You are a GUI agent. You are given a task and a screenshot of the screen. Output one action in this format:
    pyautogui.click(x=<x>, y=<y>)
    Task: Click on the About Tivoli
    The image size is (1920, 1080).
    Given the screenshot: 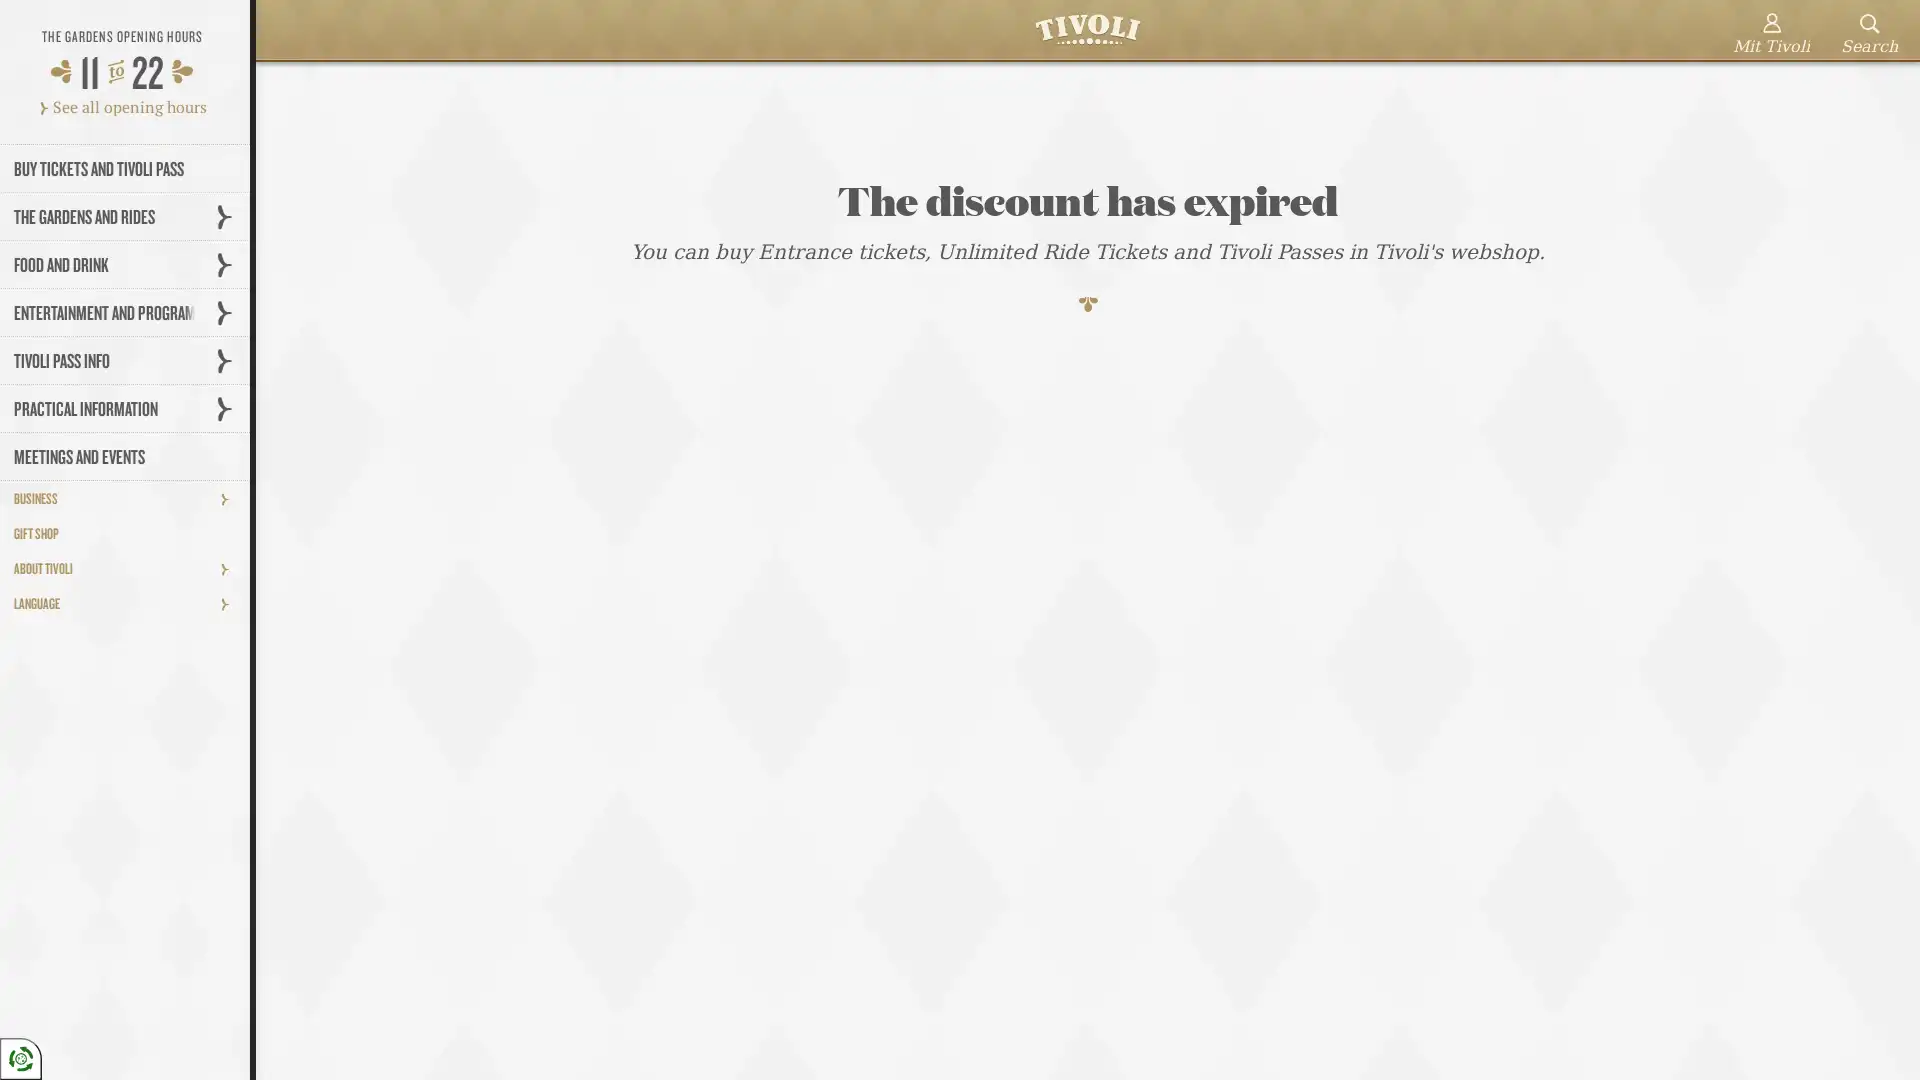 What is the action you would take?
    pyautogui.click(x=230, y=568)
    